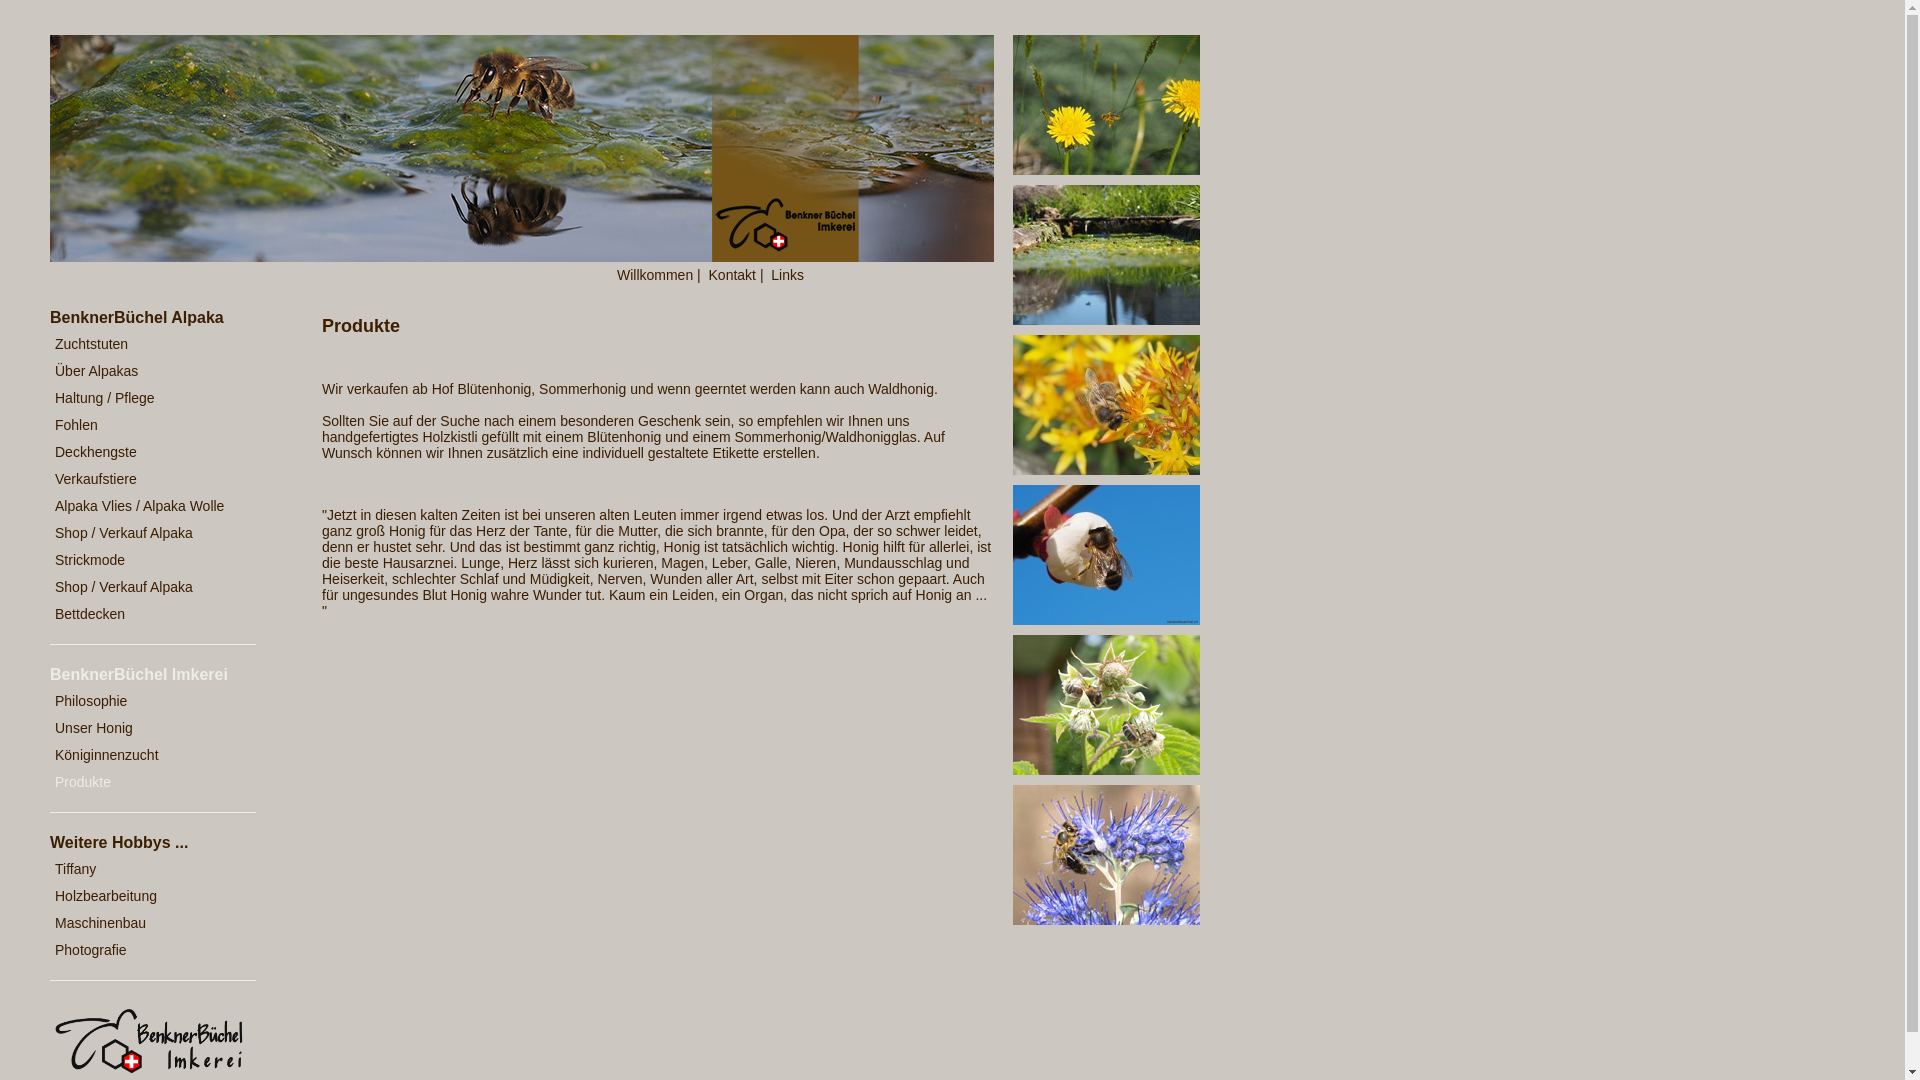 The height and width of the screenshot is (1080, 1920). What do you see at coordinates (143, 895) in the screenshot?
I see `'Holzbearbeitung'` at bounding box center [143, 895].